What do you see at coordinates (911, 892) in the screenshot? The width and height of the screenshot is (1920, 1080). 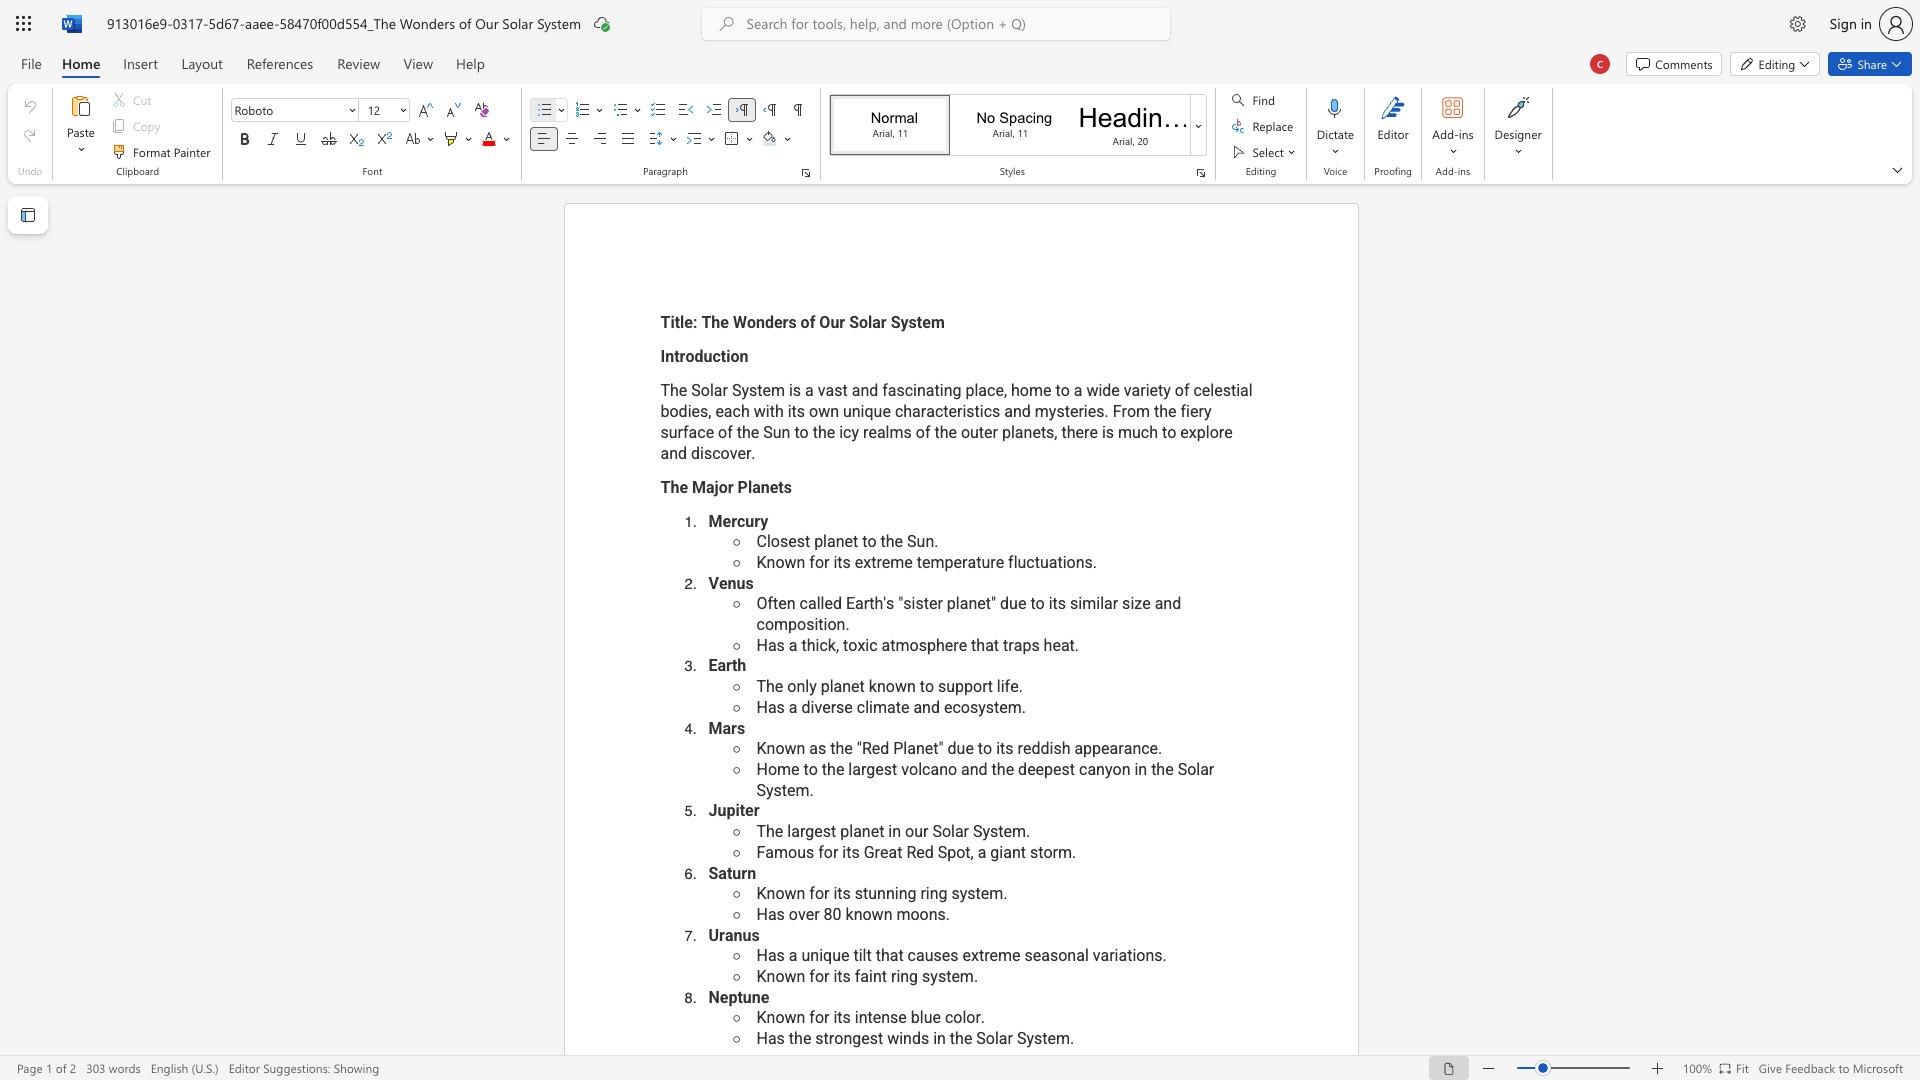 I see `the 1th character "g" in the text` at bounding box center [911, 892].